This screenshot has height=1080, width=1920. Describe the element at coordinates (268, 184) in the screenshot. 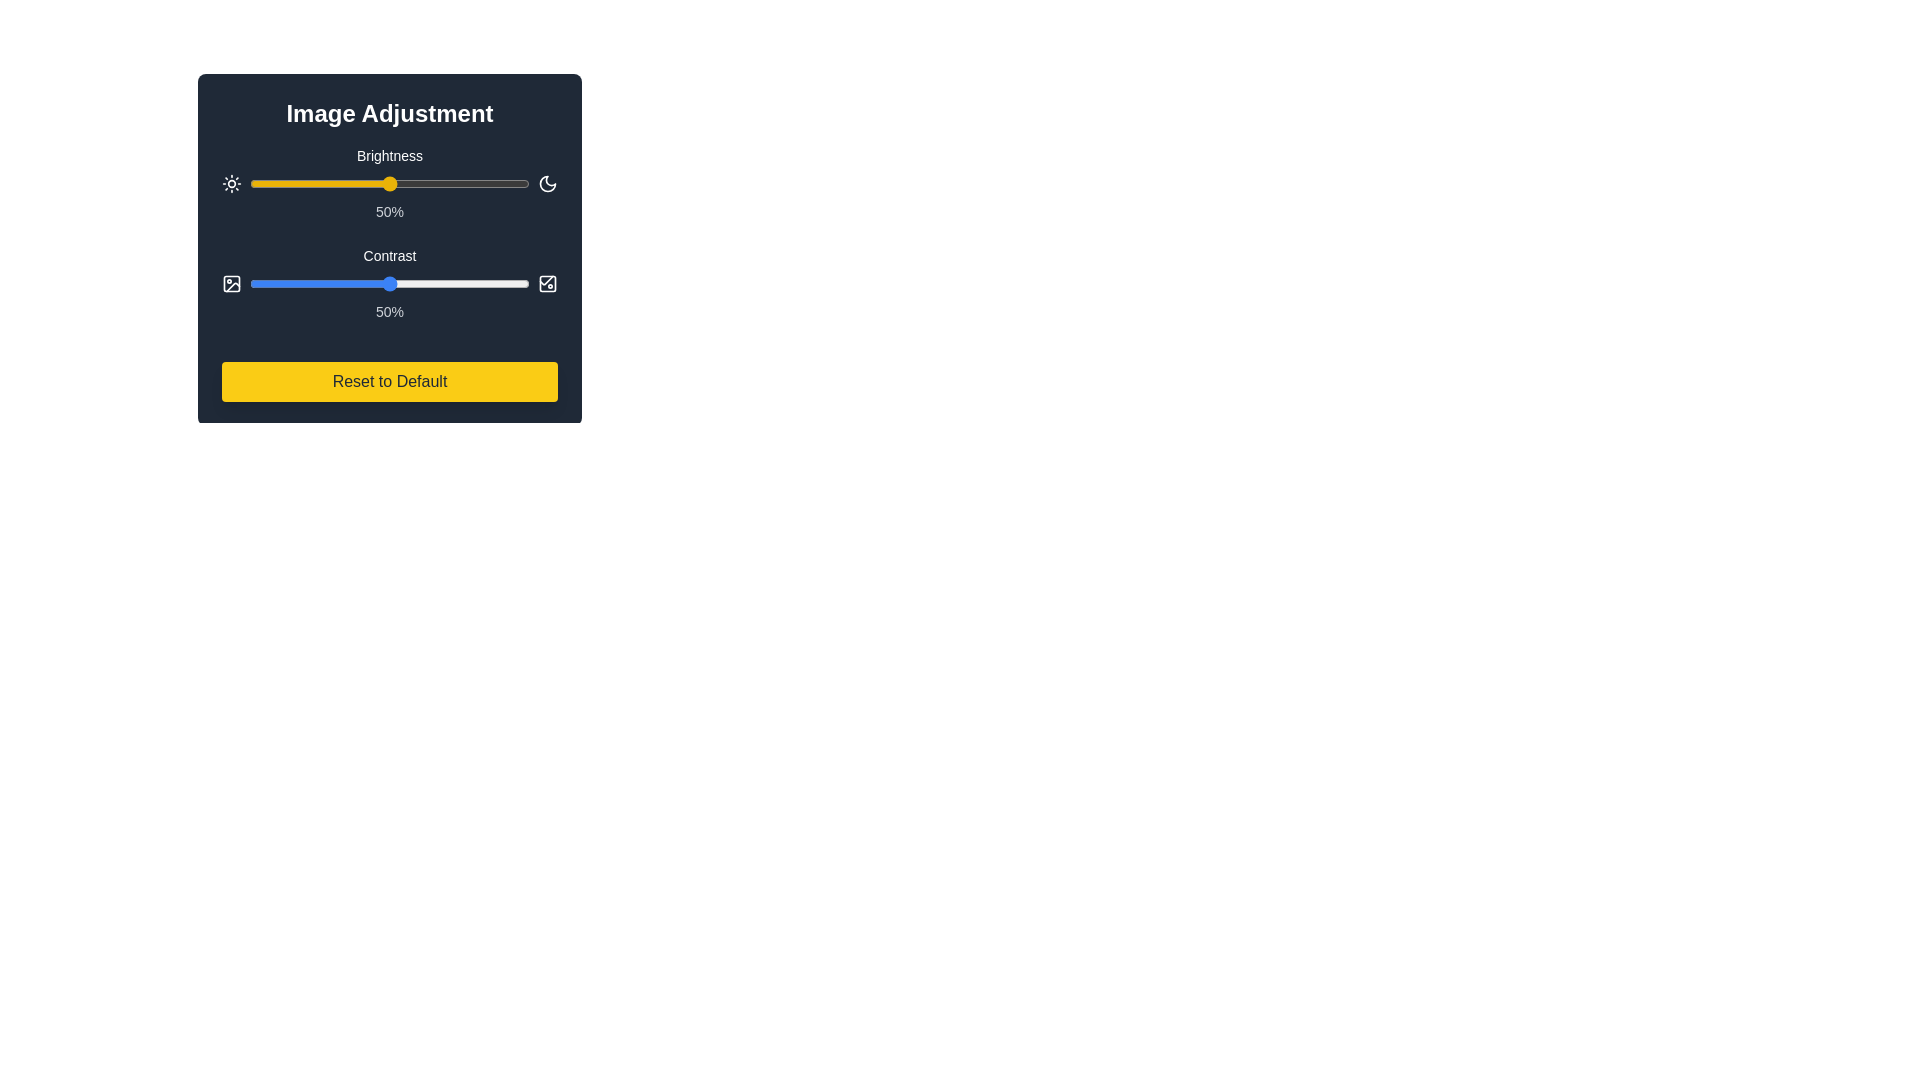

I see `the brightness` at that location.